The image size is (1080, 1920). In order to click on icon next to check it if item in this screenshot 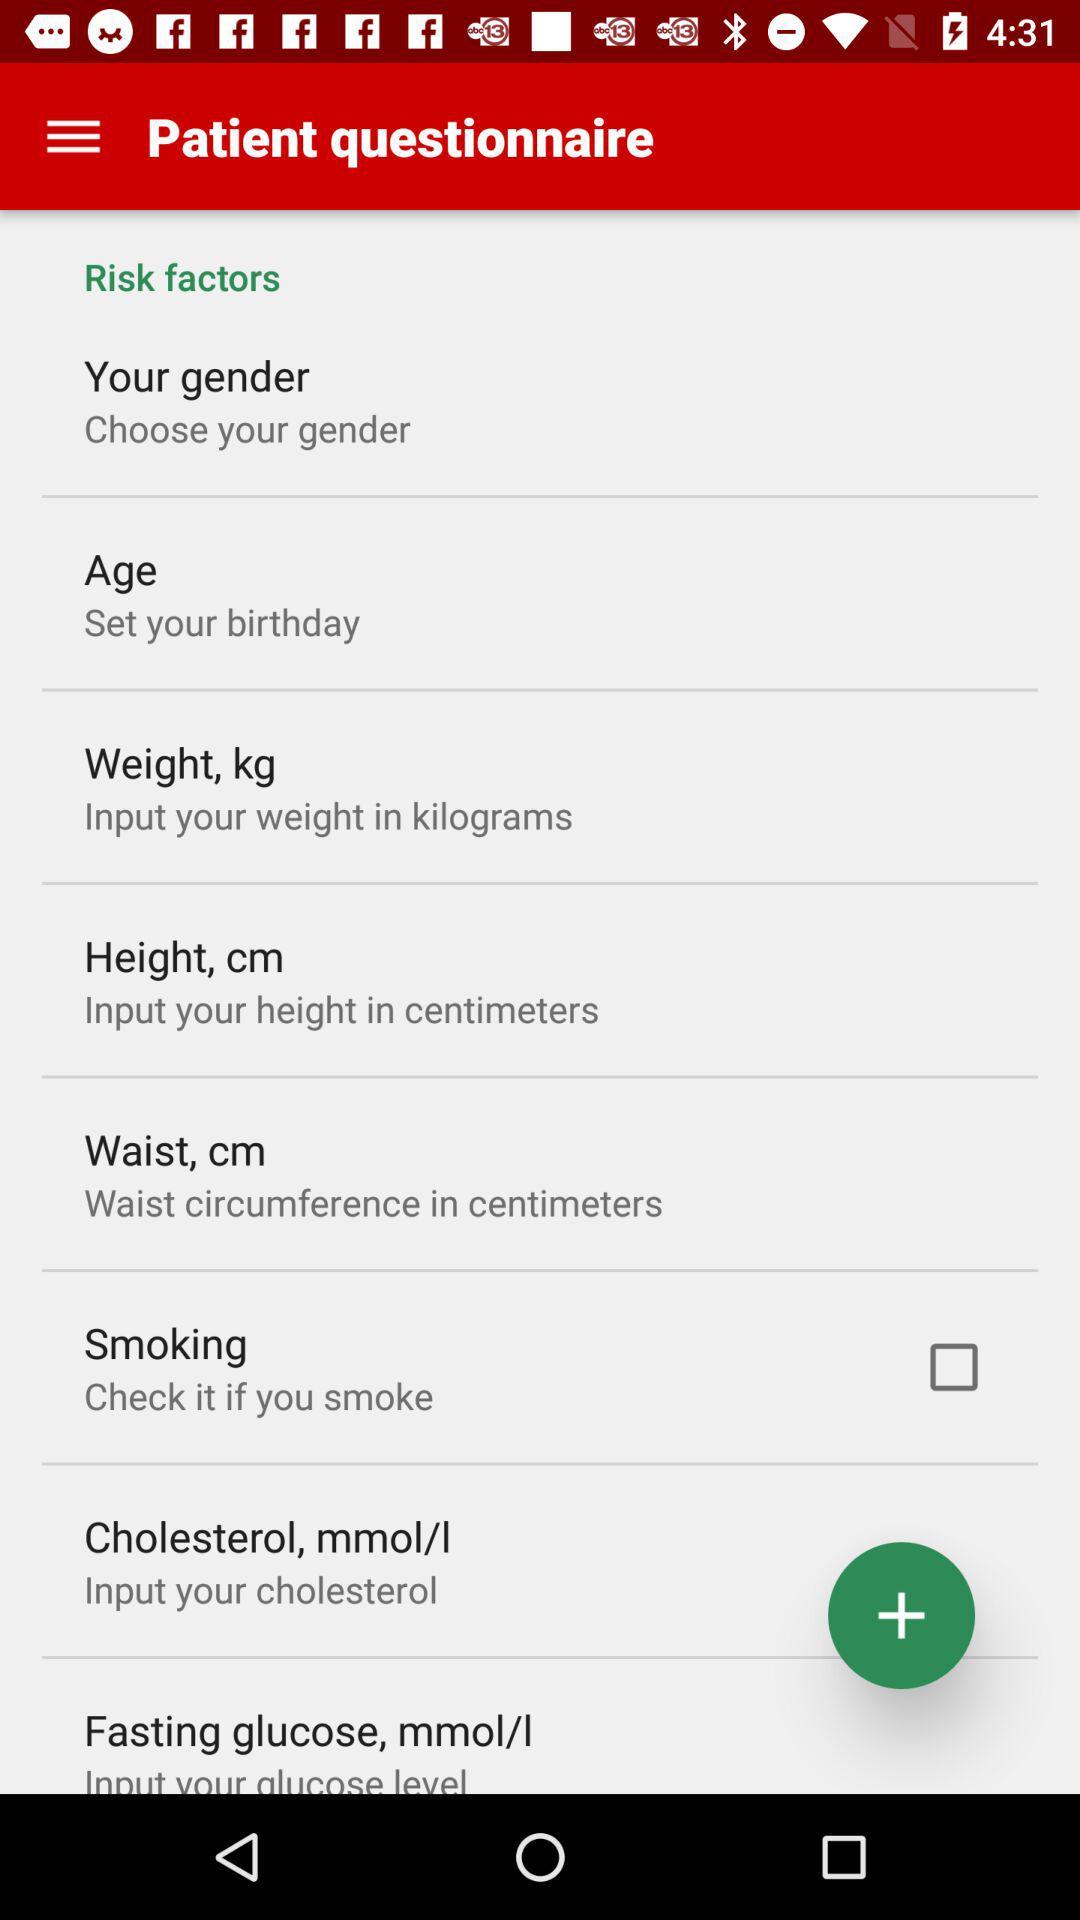, I will do `click(952, 1366)`.